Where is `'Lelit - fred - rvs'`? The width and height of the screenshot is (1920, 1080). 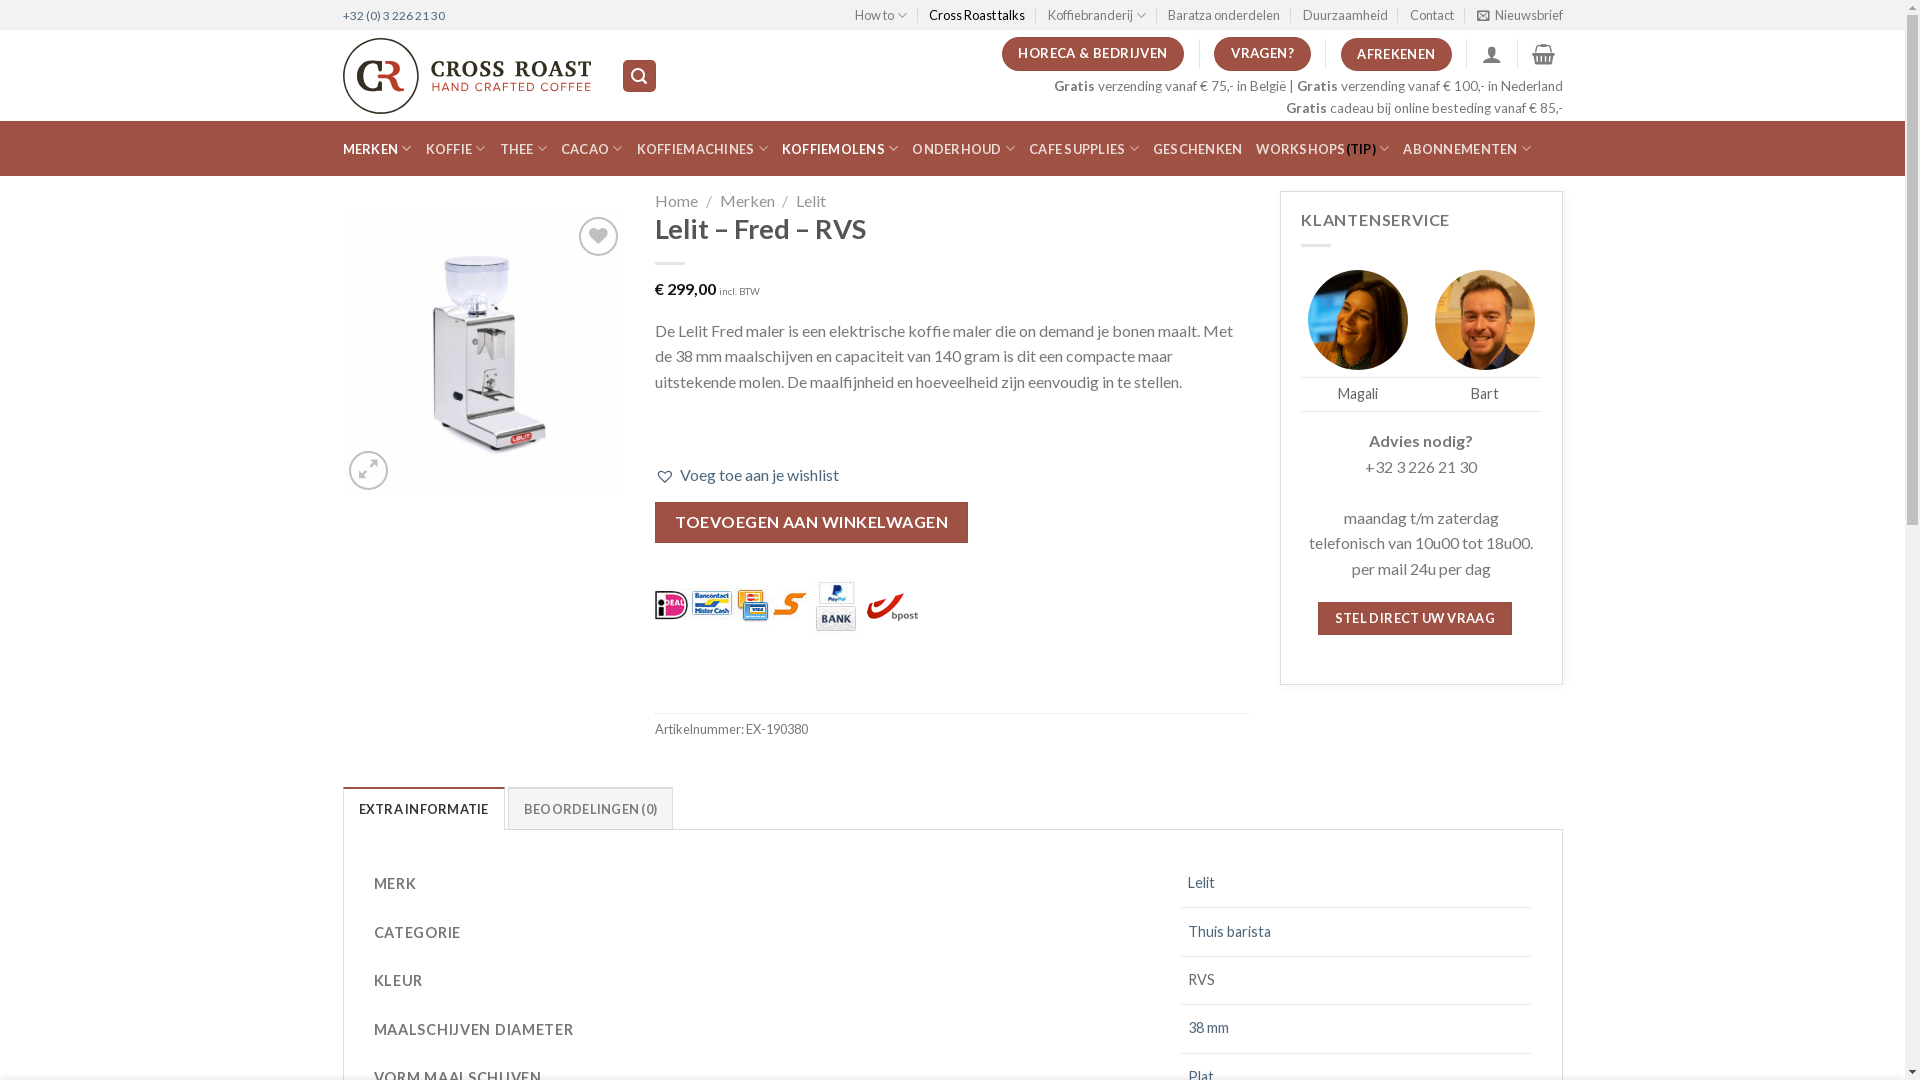
'Lelit - fred - rvs' is located at coordinates (341, 352).